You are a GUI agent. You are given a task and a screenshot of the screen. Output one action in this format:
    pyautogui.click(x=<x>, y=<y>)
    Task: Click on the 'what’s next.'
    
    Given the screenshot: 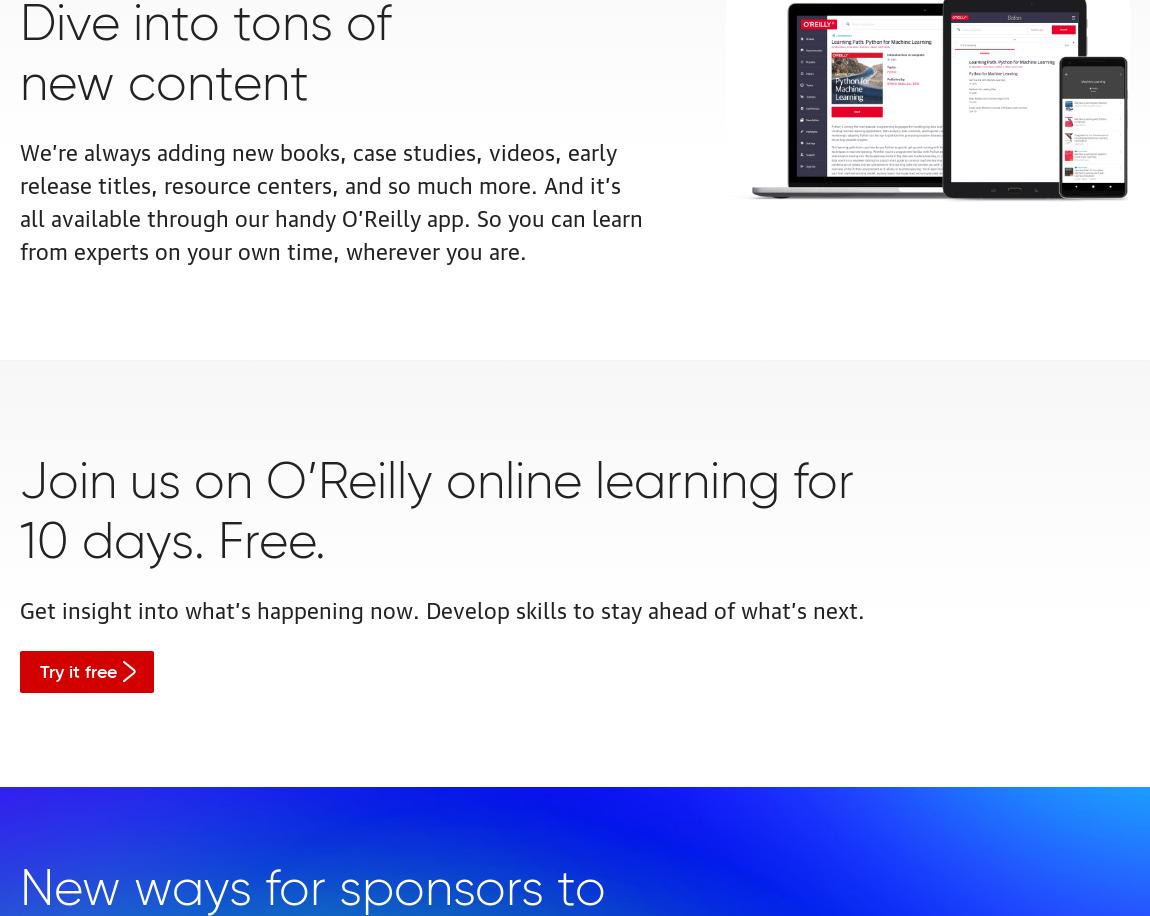 What is the action you would take?
    pyautogui.click(x=802, y=607)
    